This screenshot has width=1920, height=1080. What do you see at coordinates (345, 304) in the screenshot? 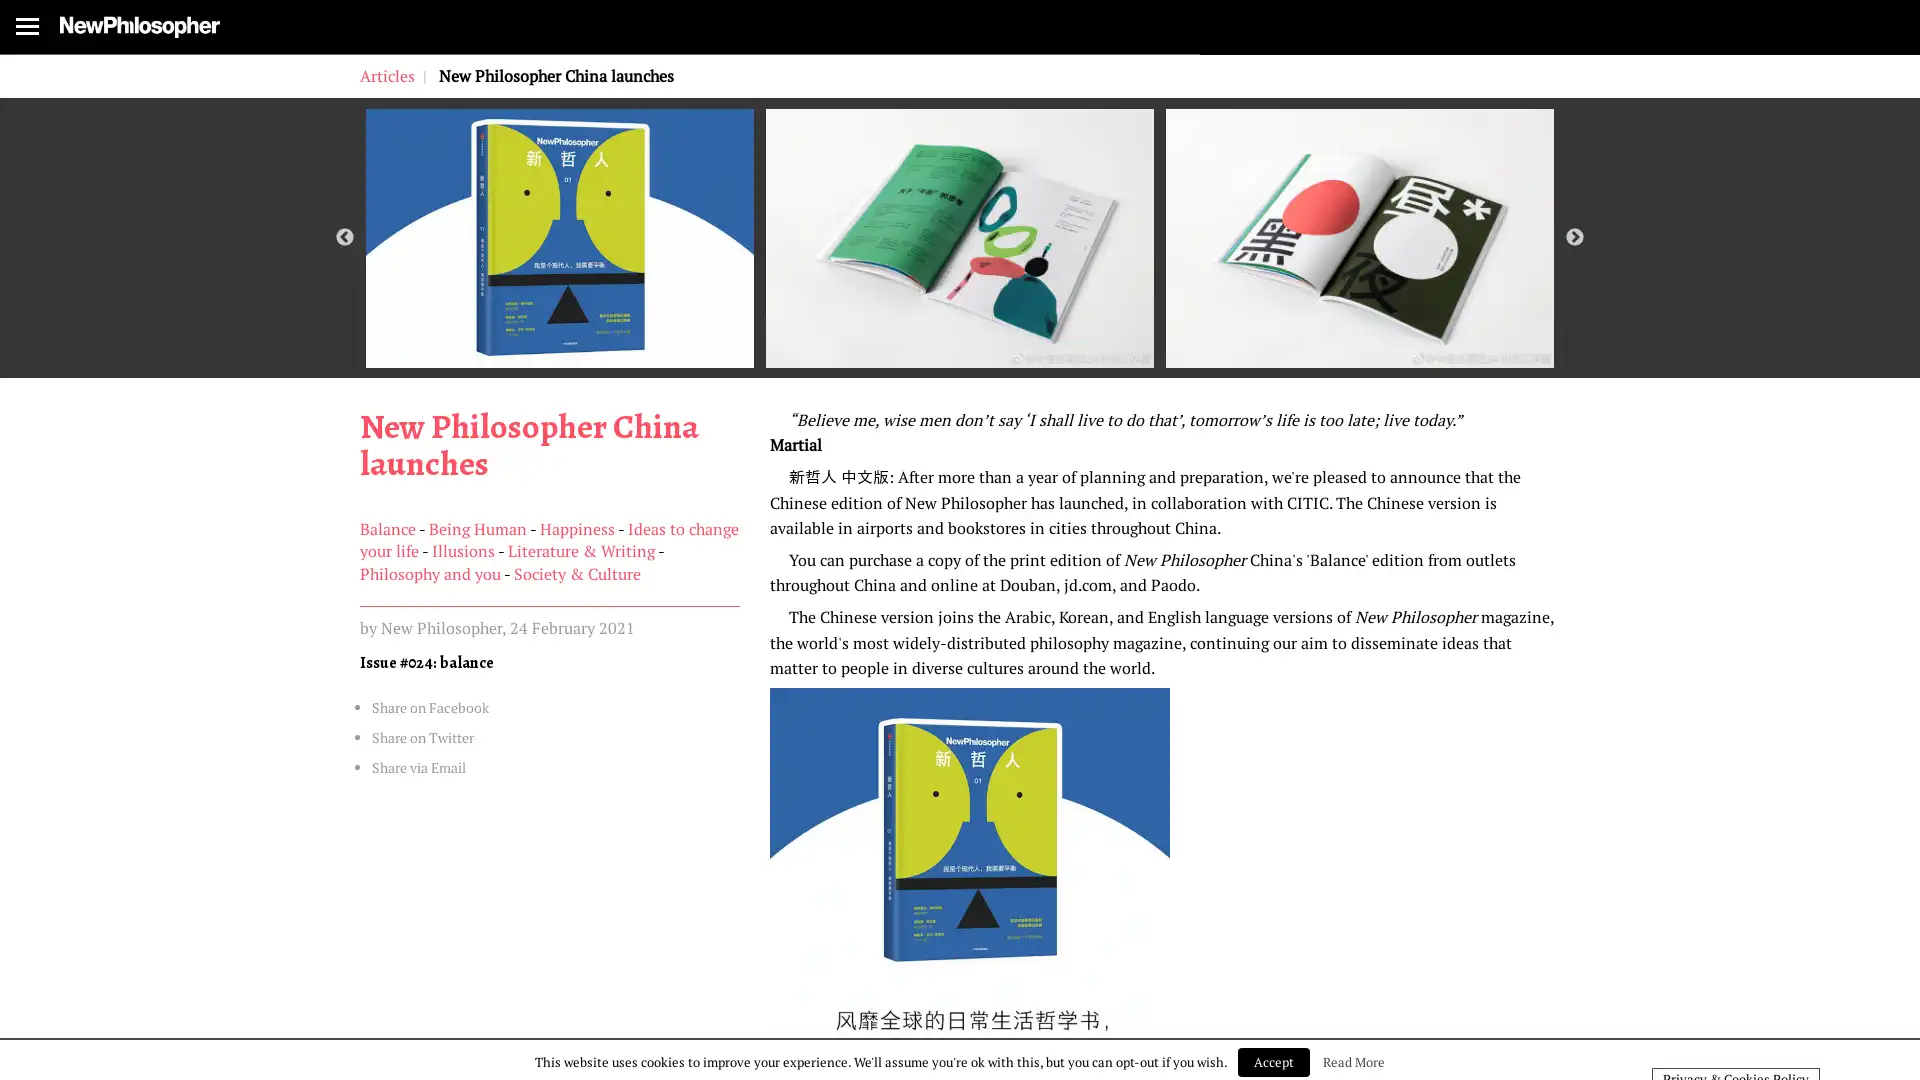
I see `Previous` at bounding box center [345, 304].